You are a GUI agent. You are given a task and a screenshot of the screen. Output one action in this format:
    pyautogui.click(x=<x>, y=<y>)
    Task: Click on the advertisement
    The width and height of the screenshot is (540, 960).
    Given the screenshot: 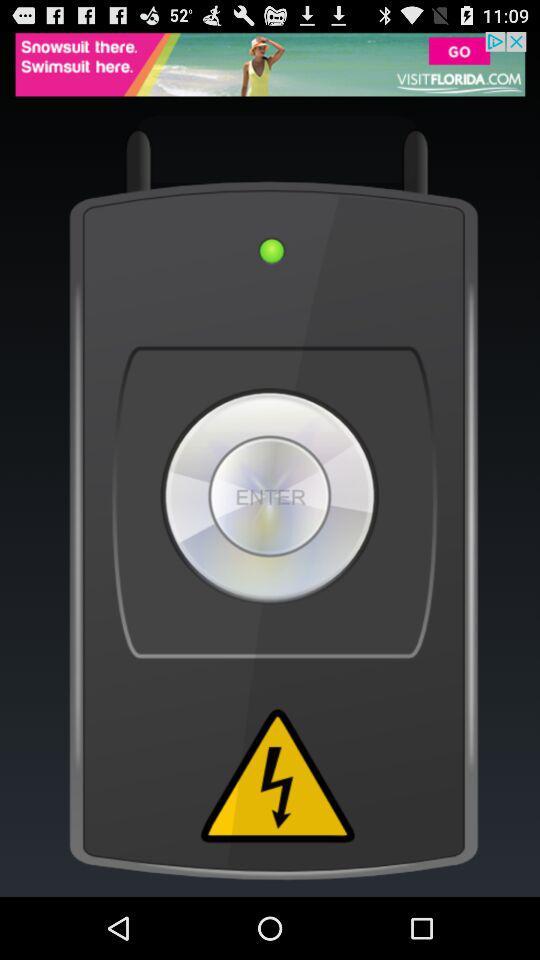 What is the action you would take?
    pyautogui.click(x=270, y=64)
    